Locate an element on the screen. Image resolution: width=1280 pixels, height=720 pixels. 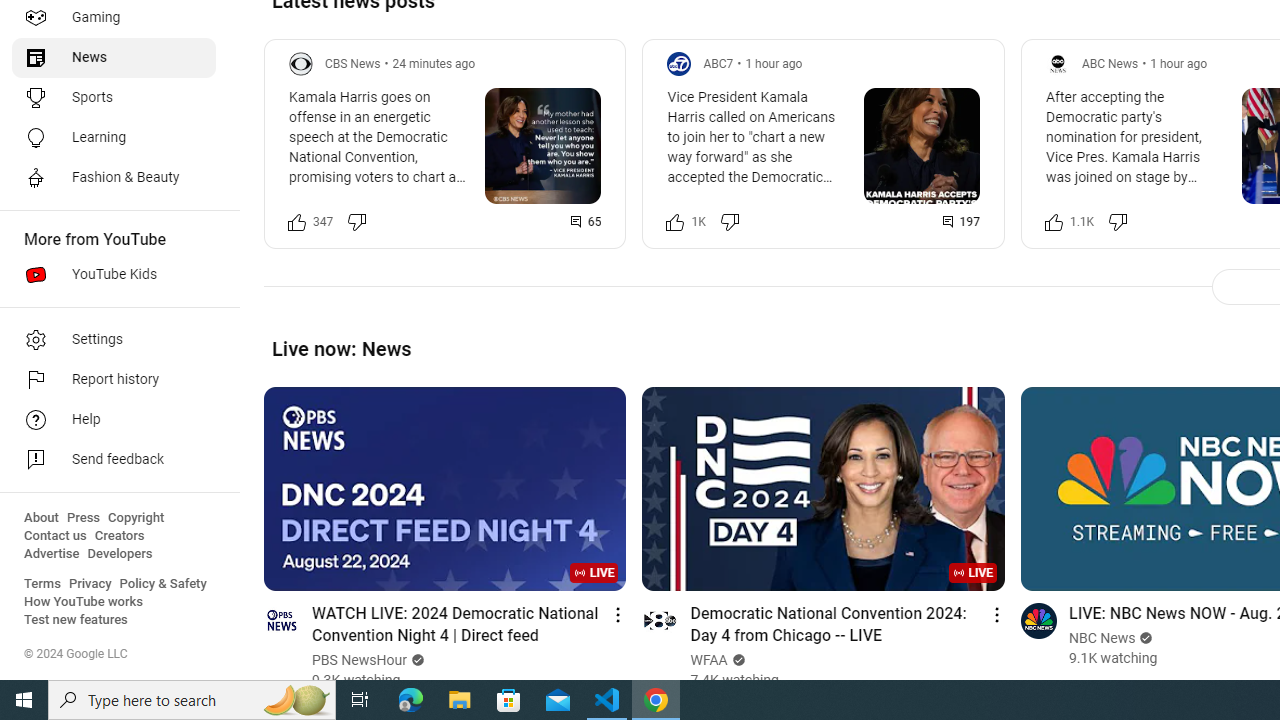
'About' is located at coordinates (41, 517).